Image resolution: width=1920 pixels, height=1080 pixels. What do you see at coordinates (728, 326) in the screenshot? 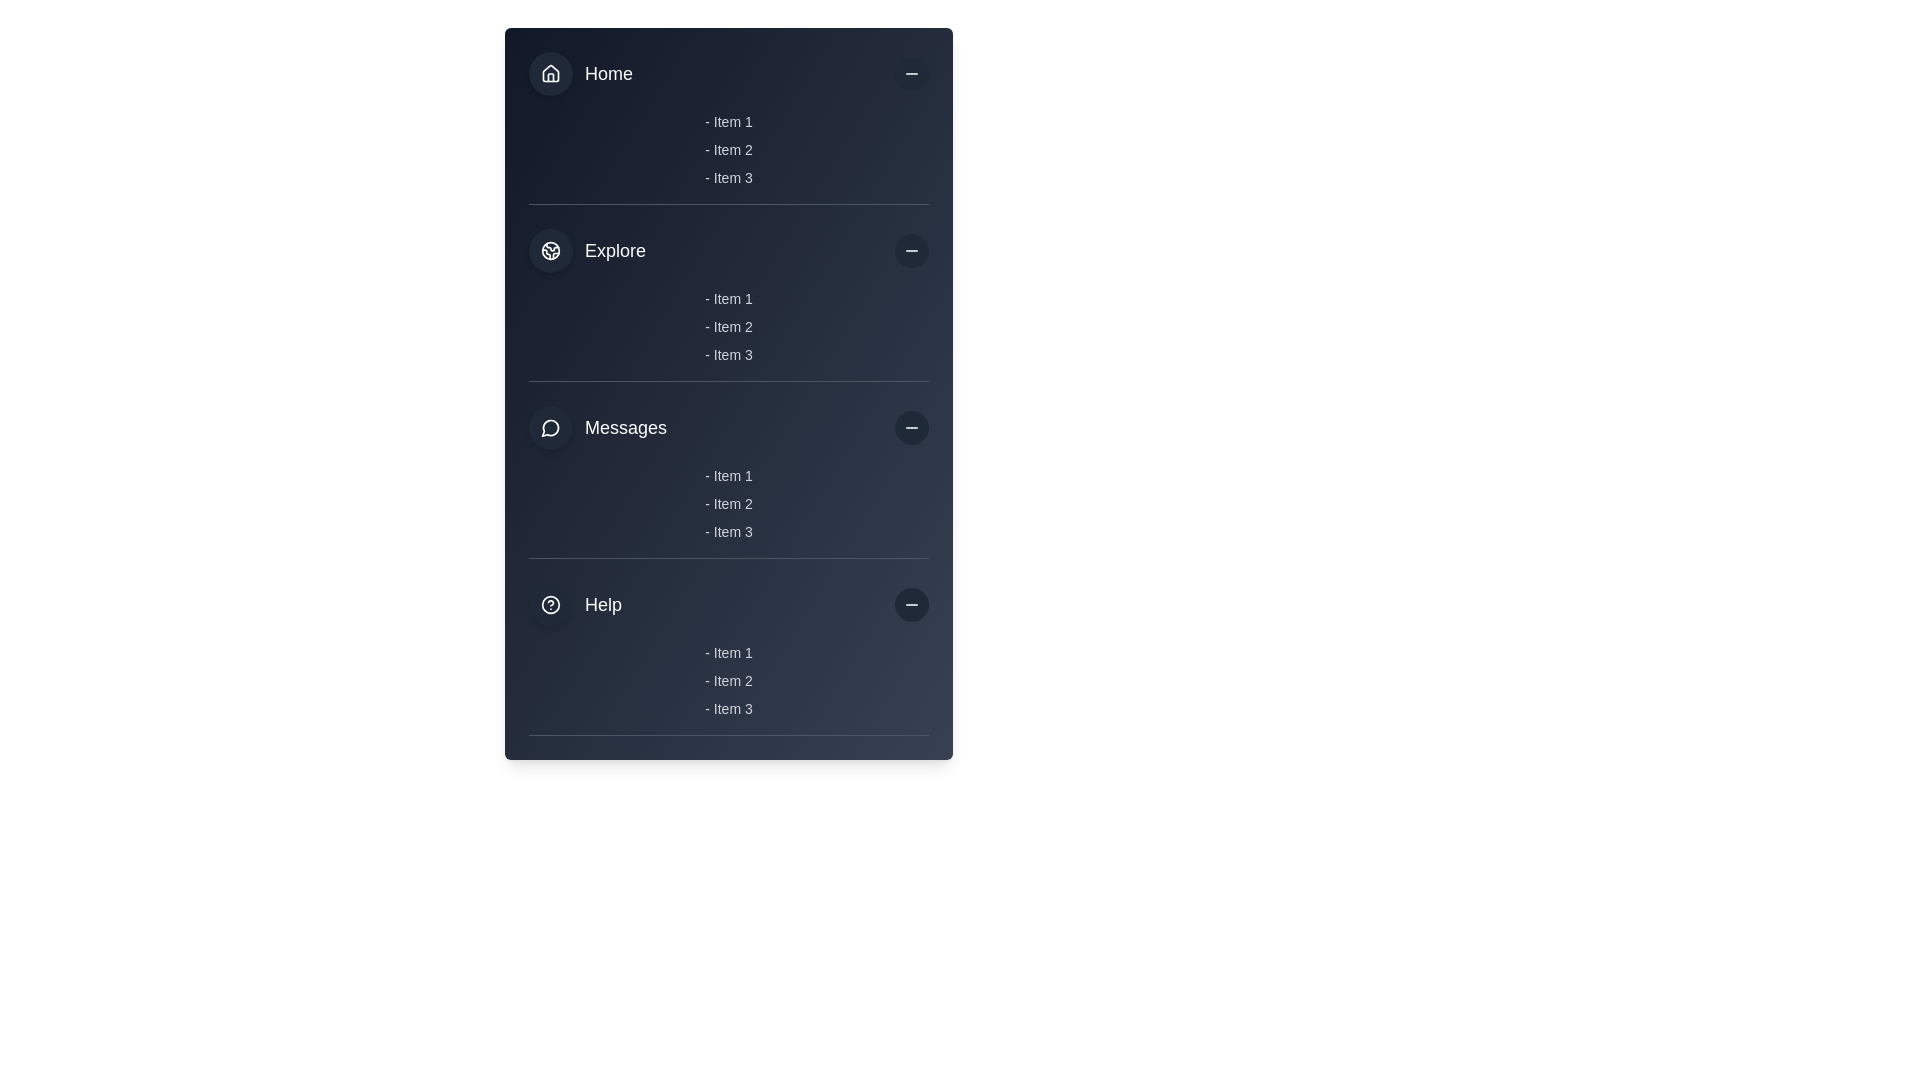
I see `the second Text Label item in the 'Explore' section, which represents an option or reference point and is positioned centrally beneath the 'Explore' section title` at bounding box center [728, 326].